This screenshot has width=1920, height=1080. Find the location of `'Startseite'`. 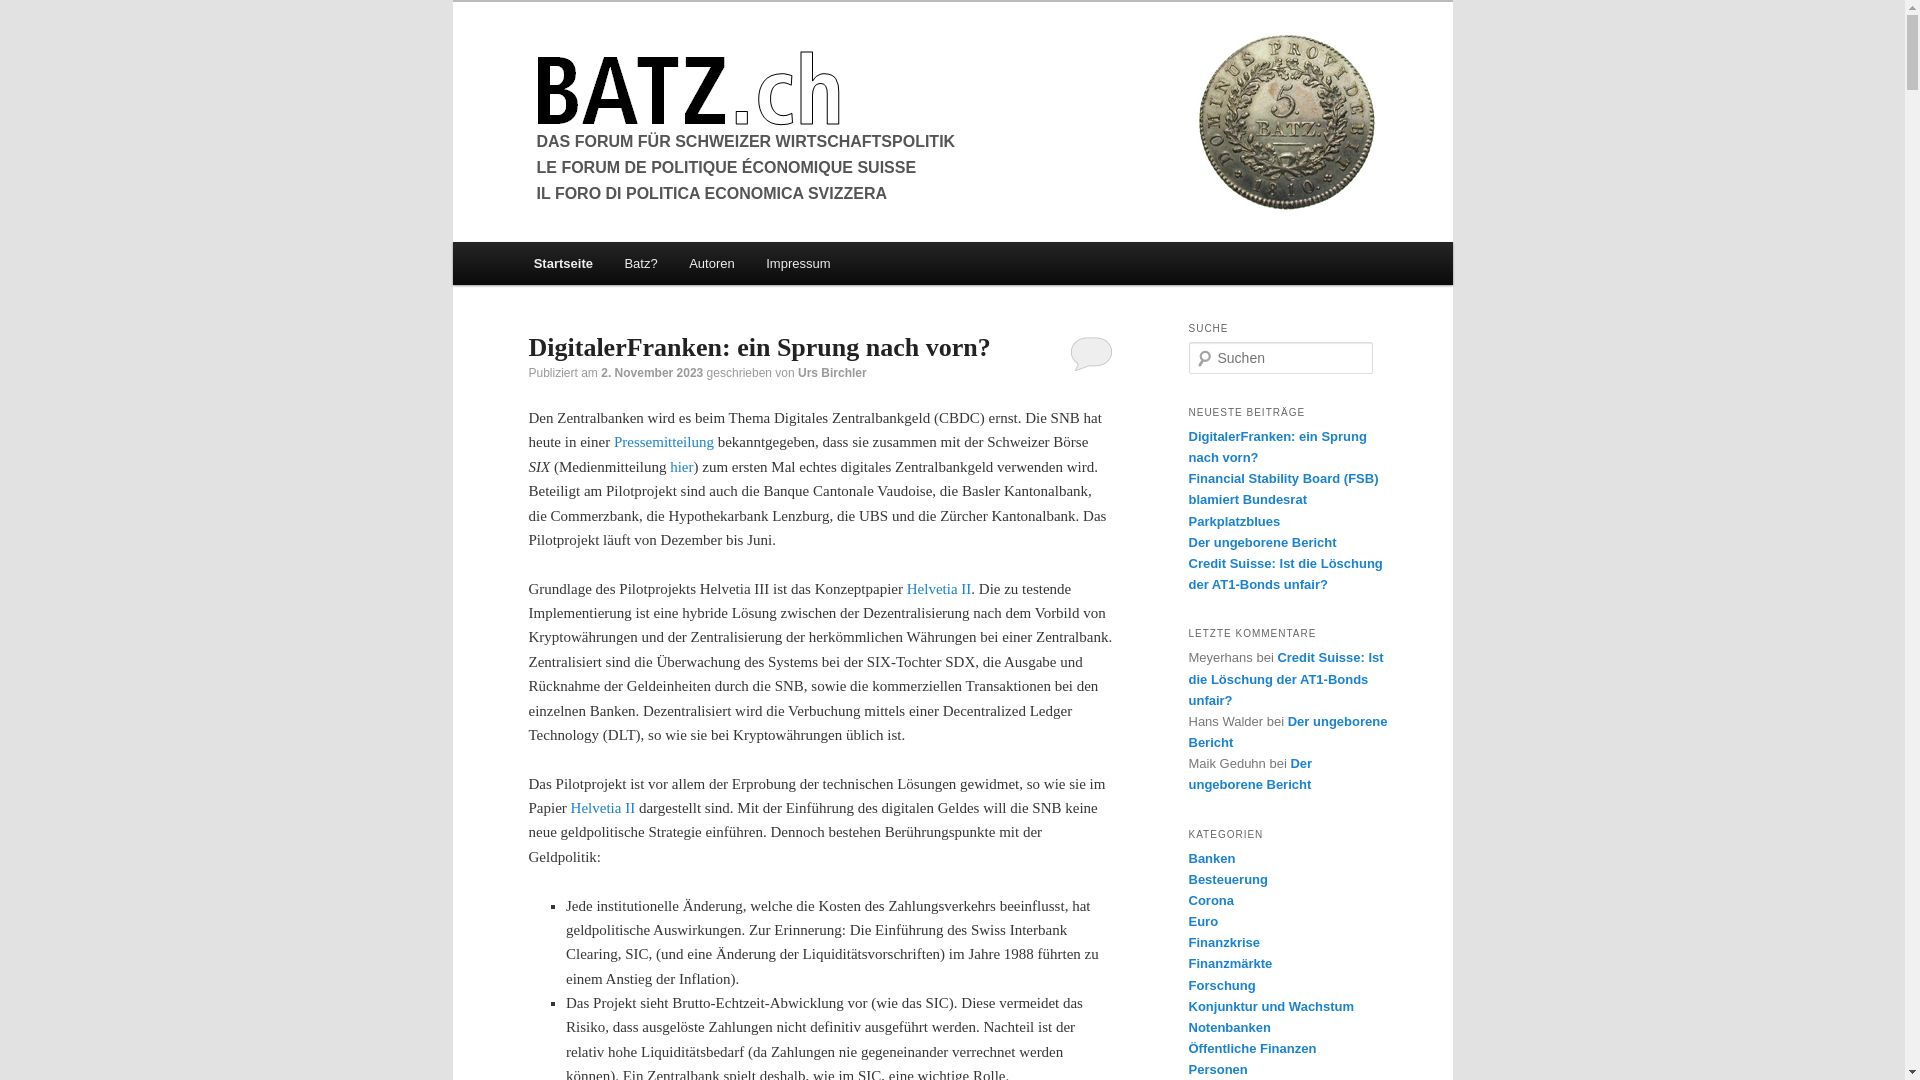

'Startseite' is located at coordinates (518, 262).